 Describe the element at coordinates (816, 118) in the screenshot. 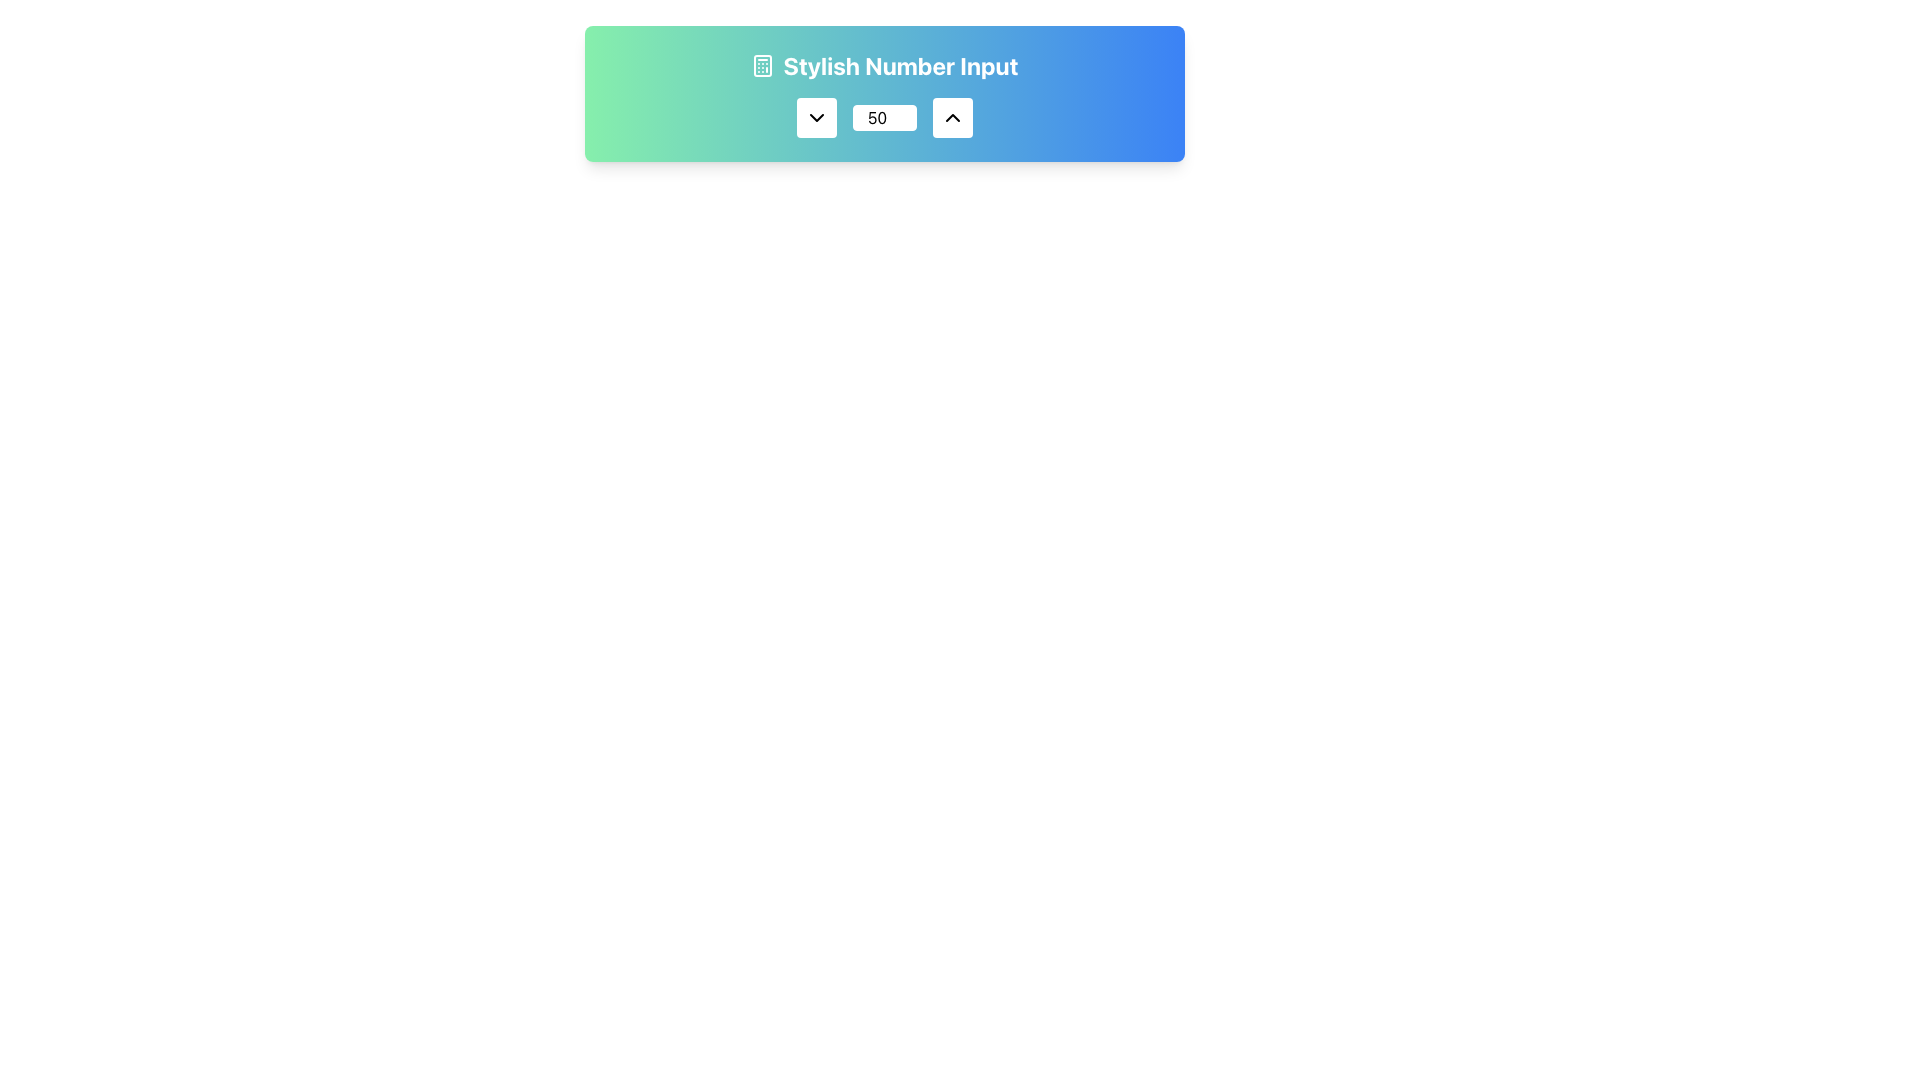

I see `the downward pointing chevron icon on the button` at that location.